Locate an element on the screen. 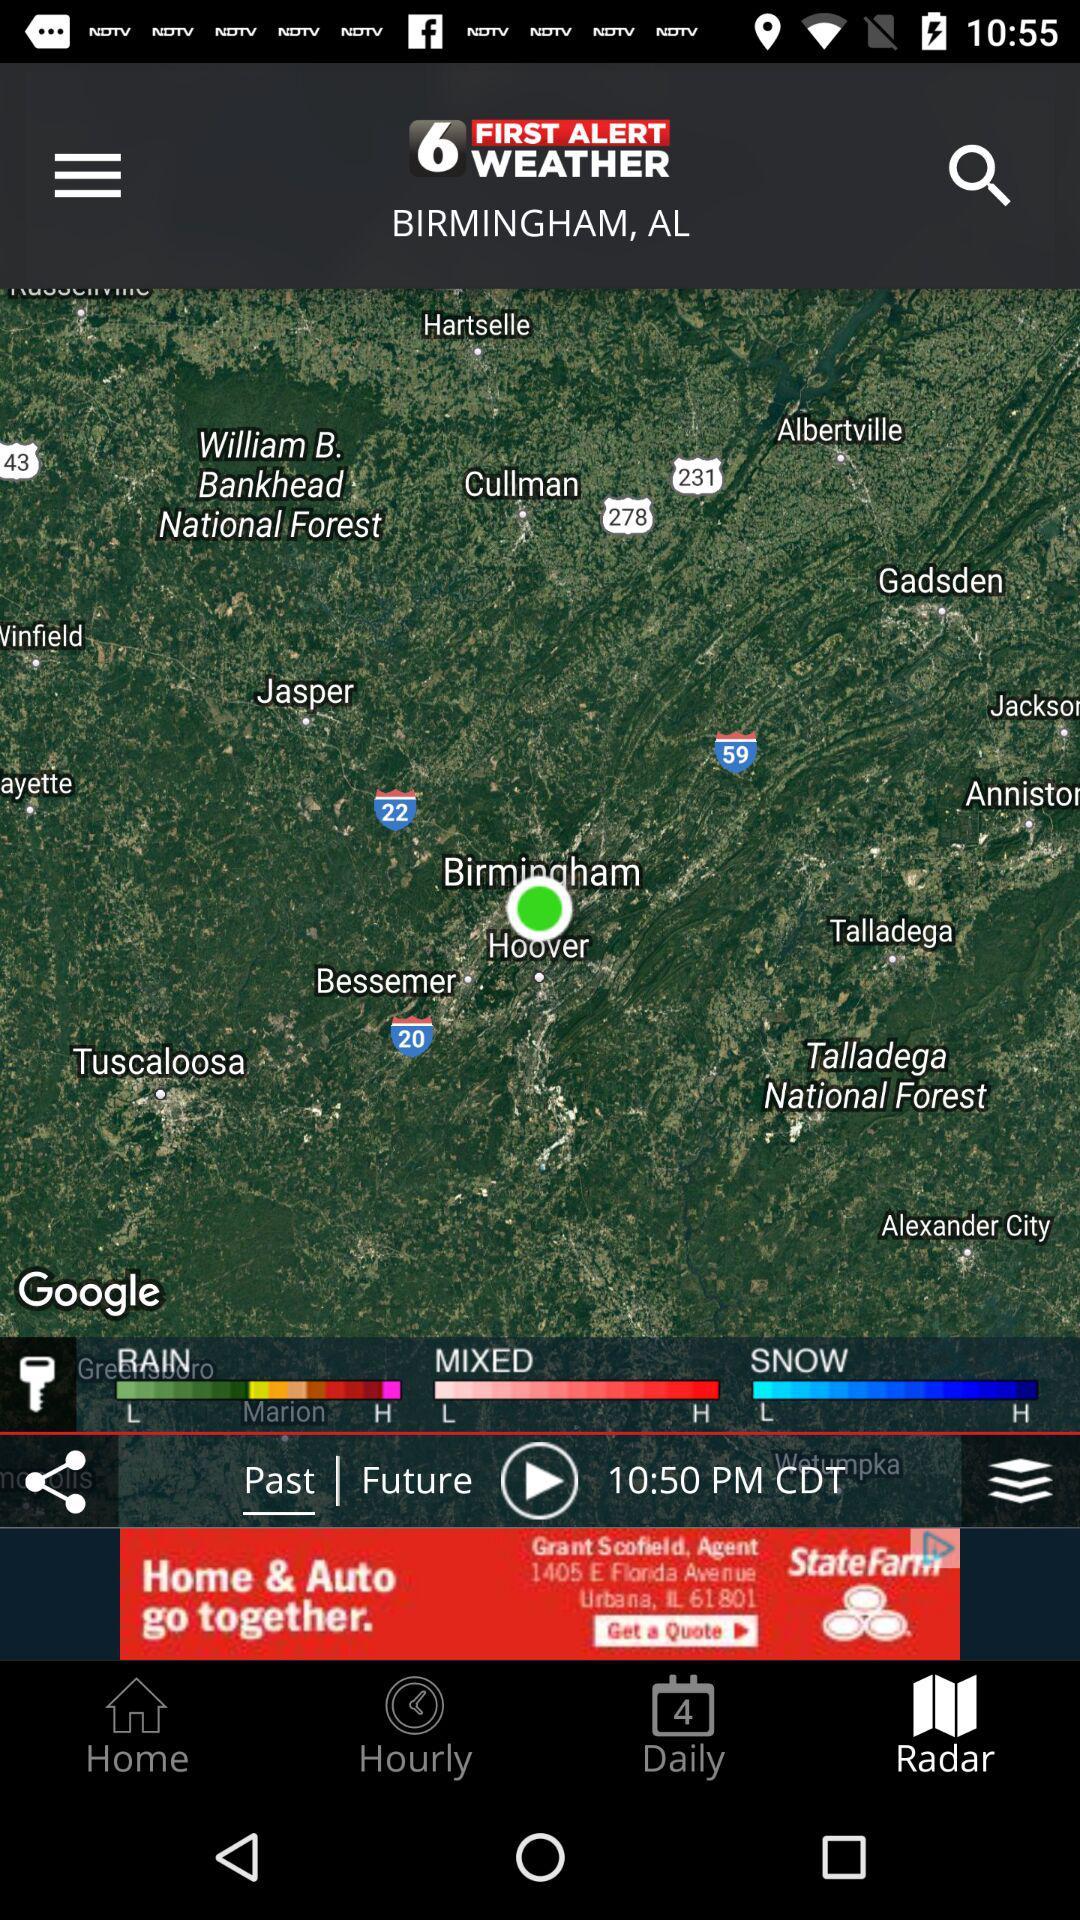  icon next to the hourly icon is located at coordinates (135, 1726).